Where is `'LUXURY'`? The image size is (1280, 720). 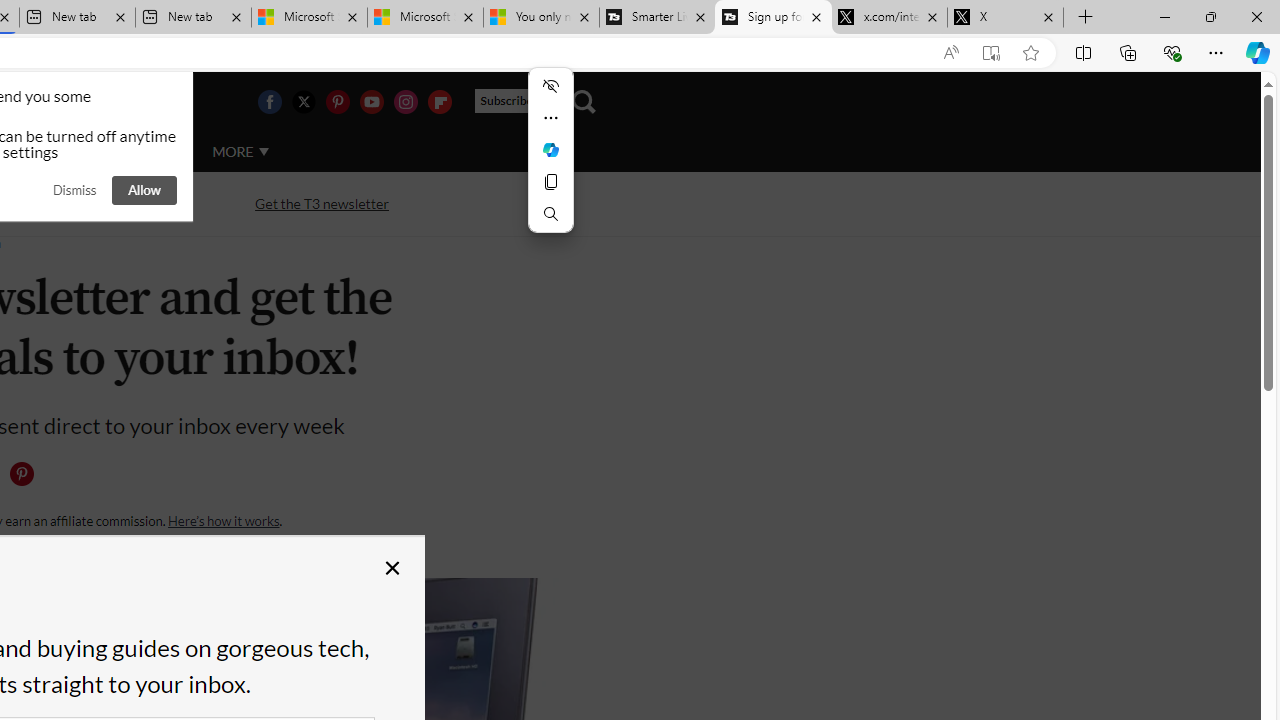
'LUXURY' is located at coordinates (66, 150).